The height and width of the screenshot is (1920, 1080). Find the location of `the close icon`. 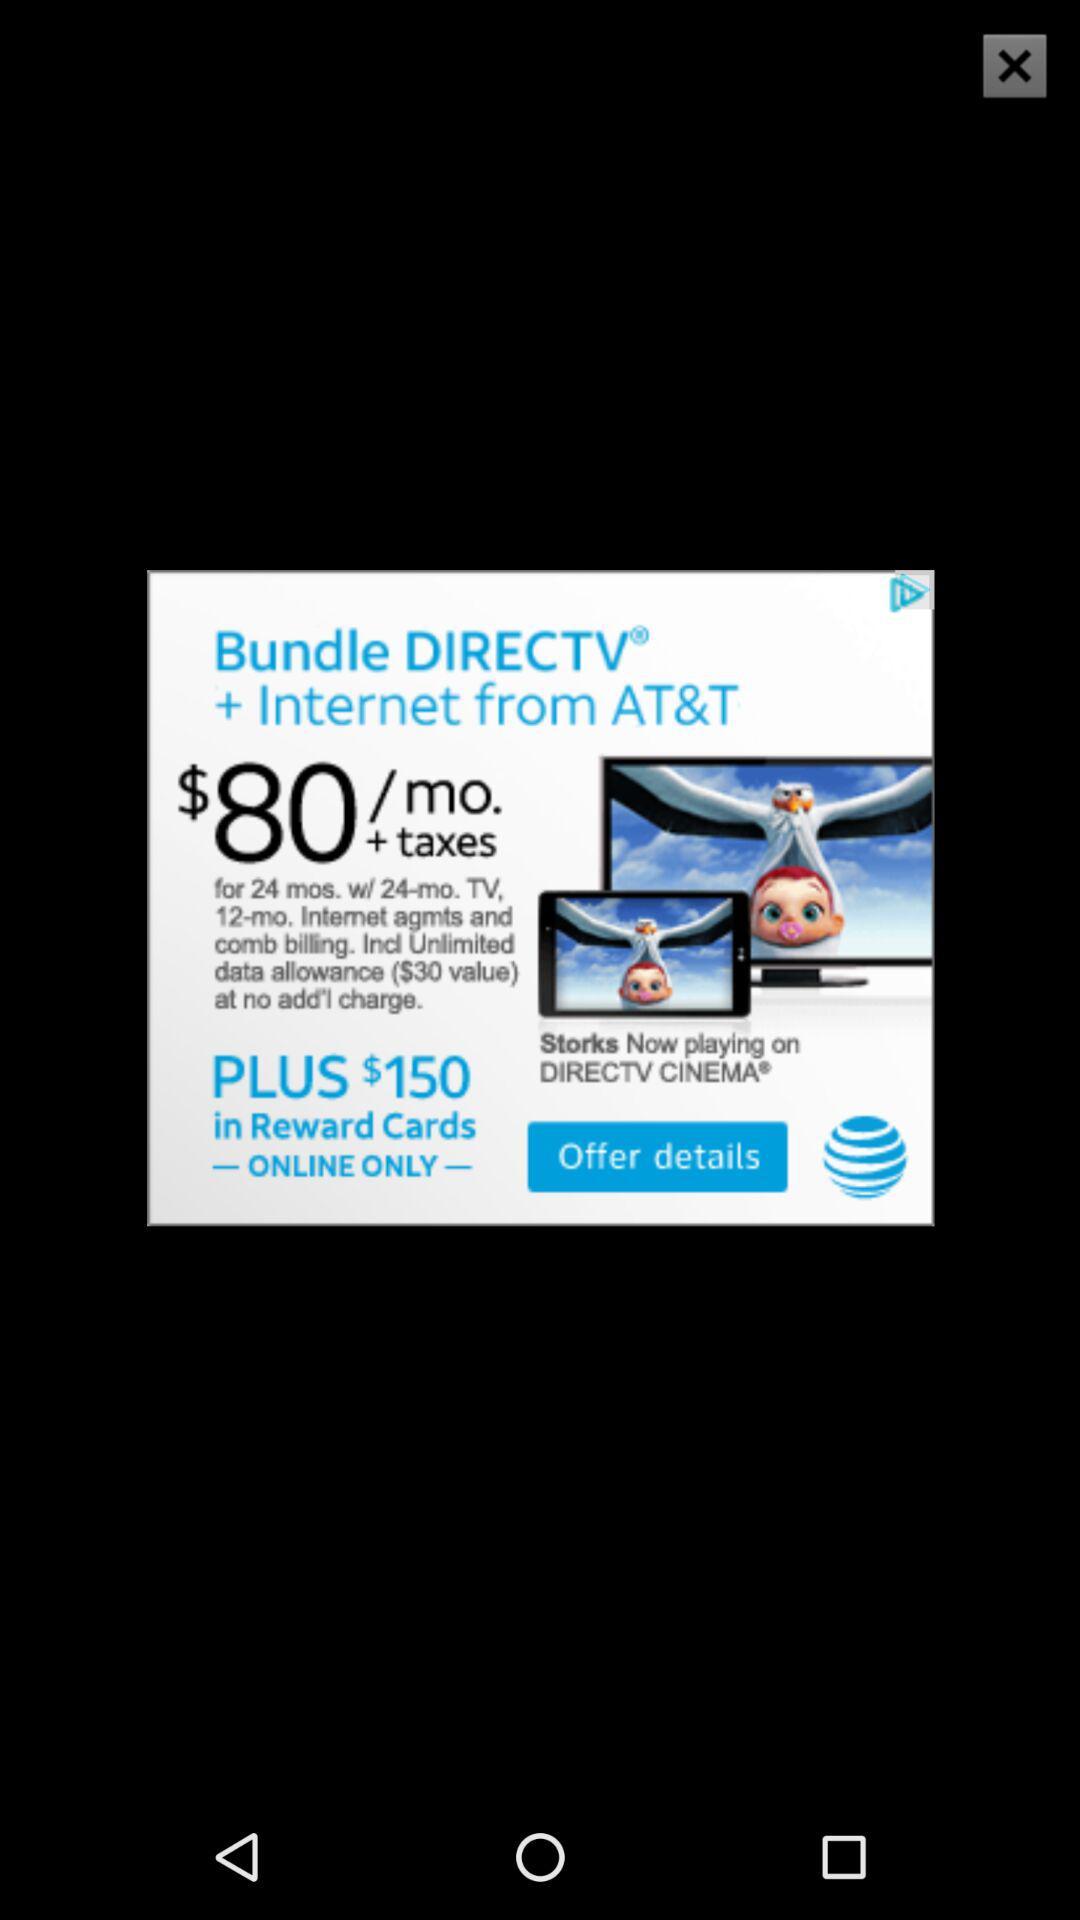

the close icon is located at coordinates (1014, 70).